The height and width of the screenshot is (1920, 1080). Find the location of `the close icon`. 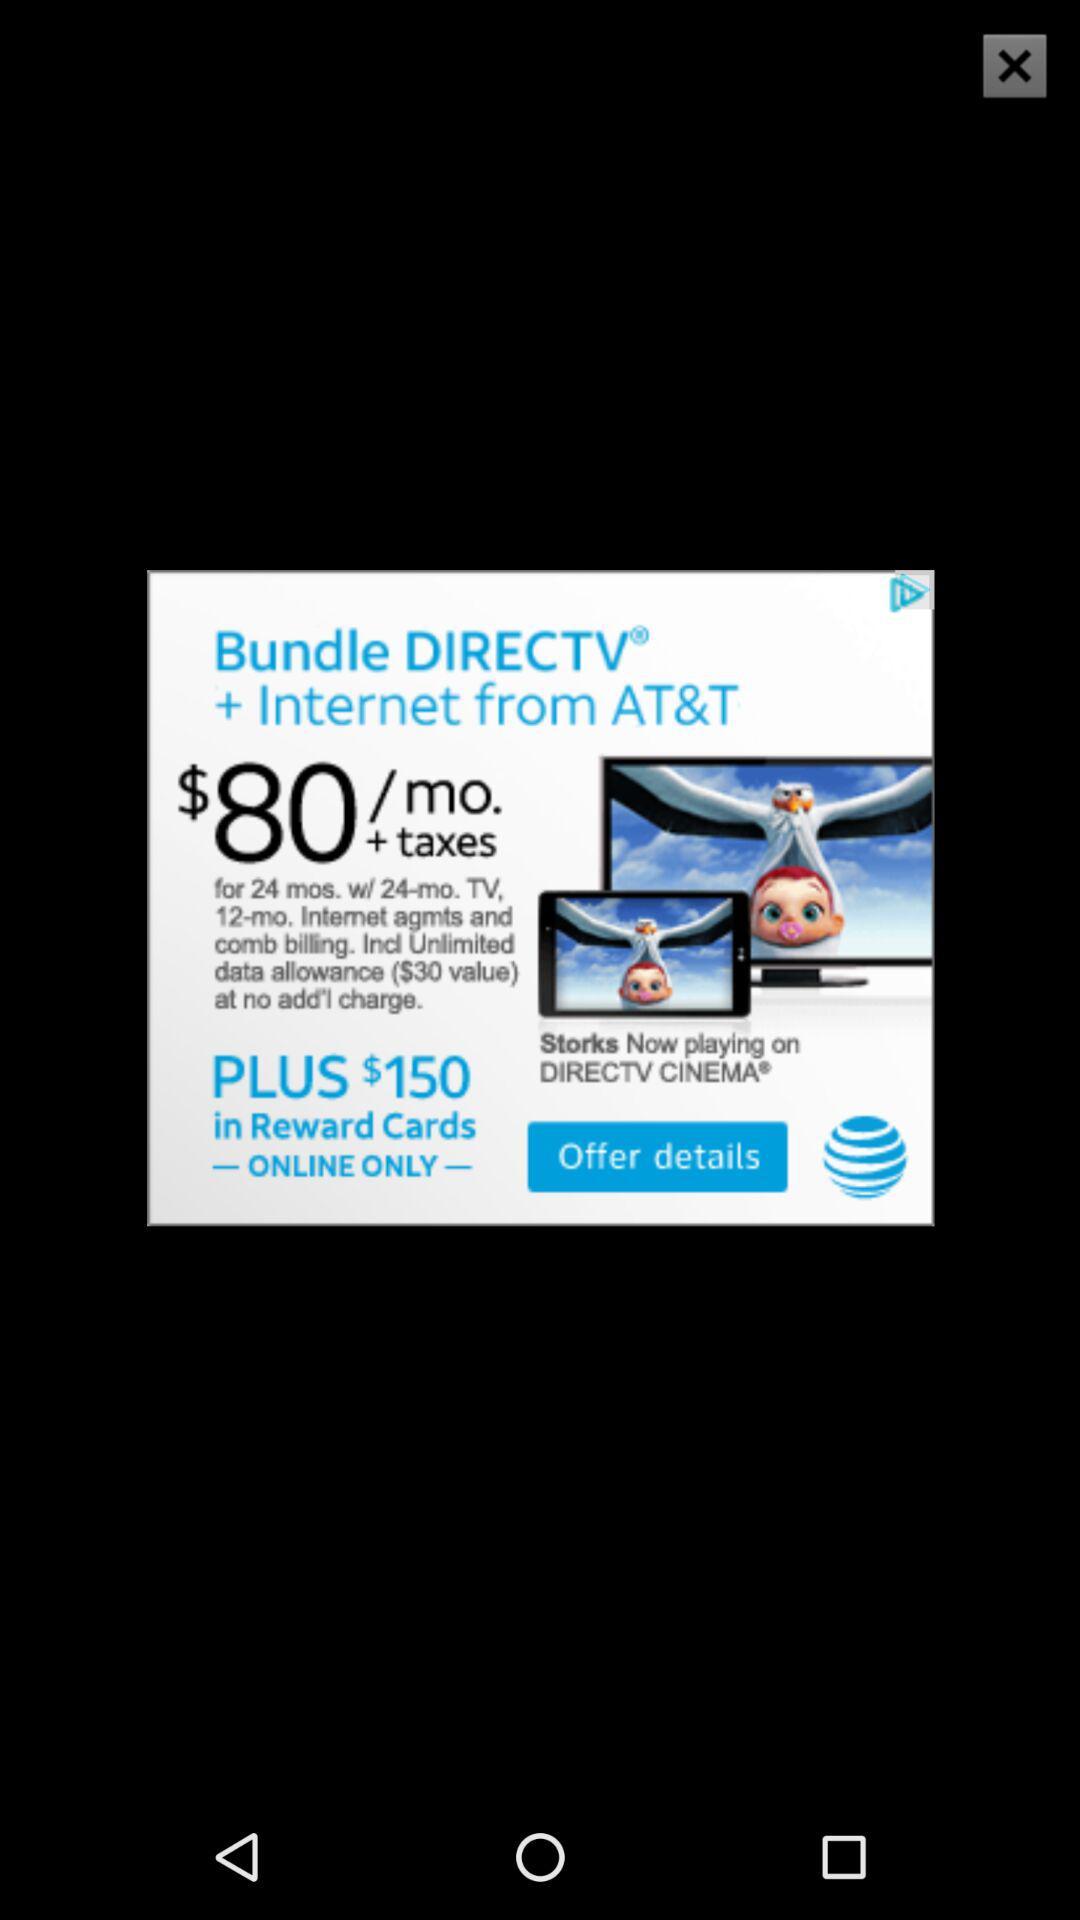

the close icon is located at coordinates (1014, 70).